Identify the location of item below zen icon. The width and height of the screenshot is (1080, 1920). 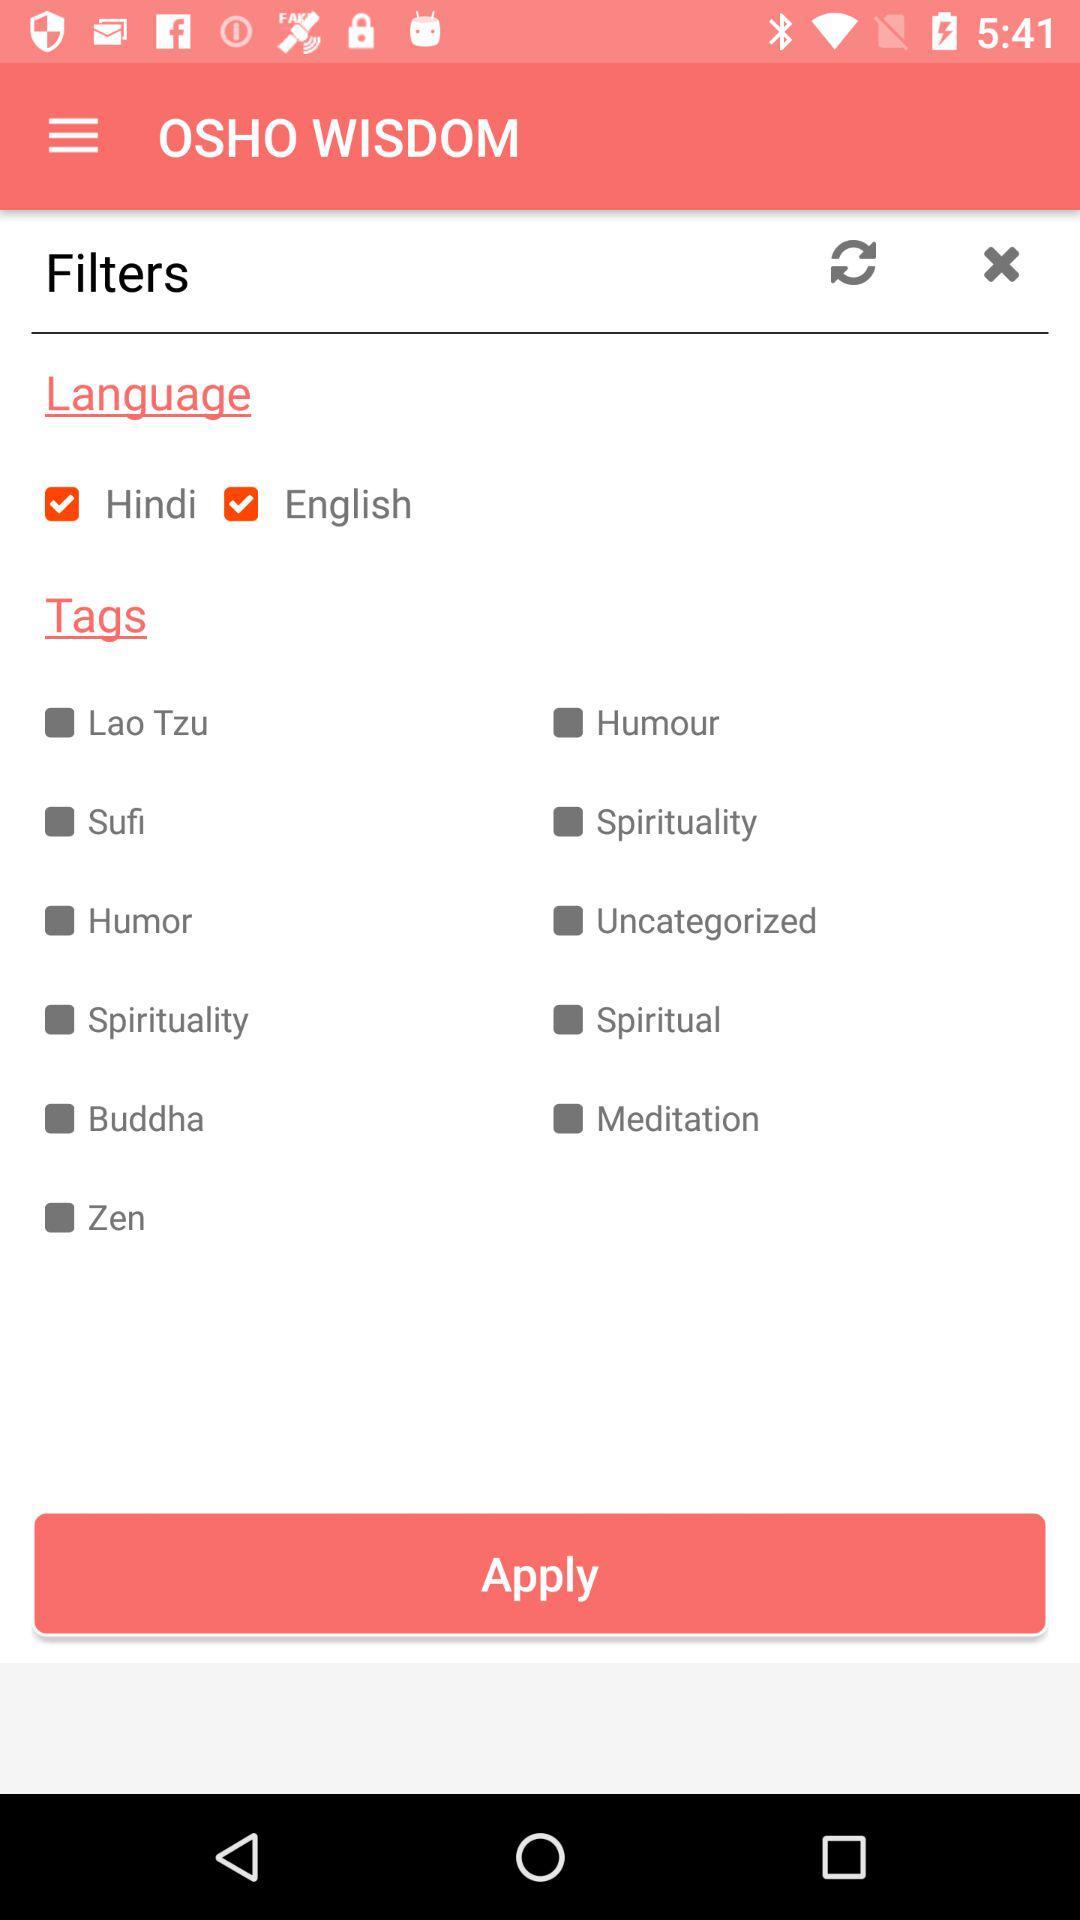
(540, 1572).